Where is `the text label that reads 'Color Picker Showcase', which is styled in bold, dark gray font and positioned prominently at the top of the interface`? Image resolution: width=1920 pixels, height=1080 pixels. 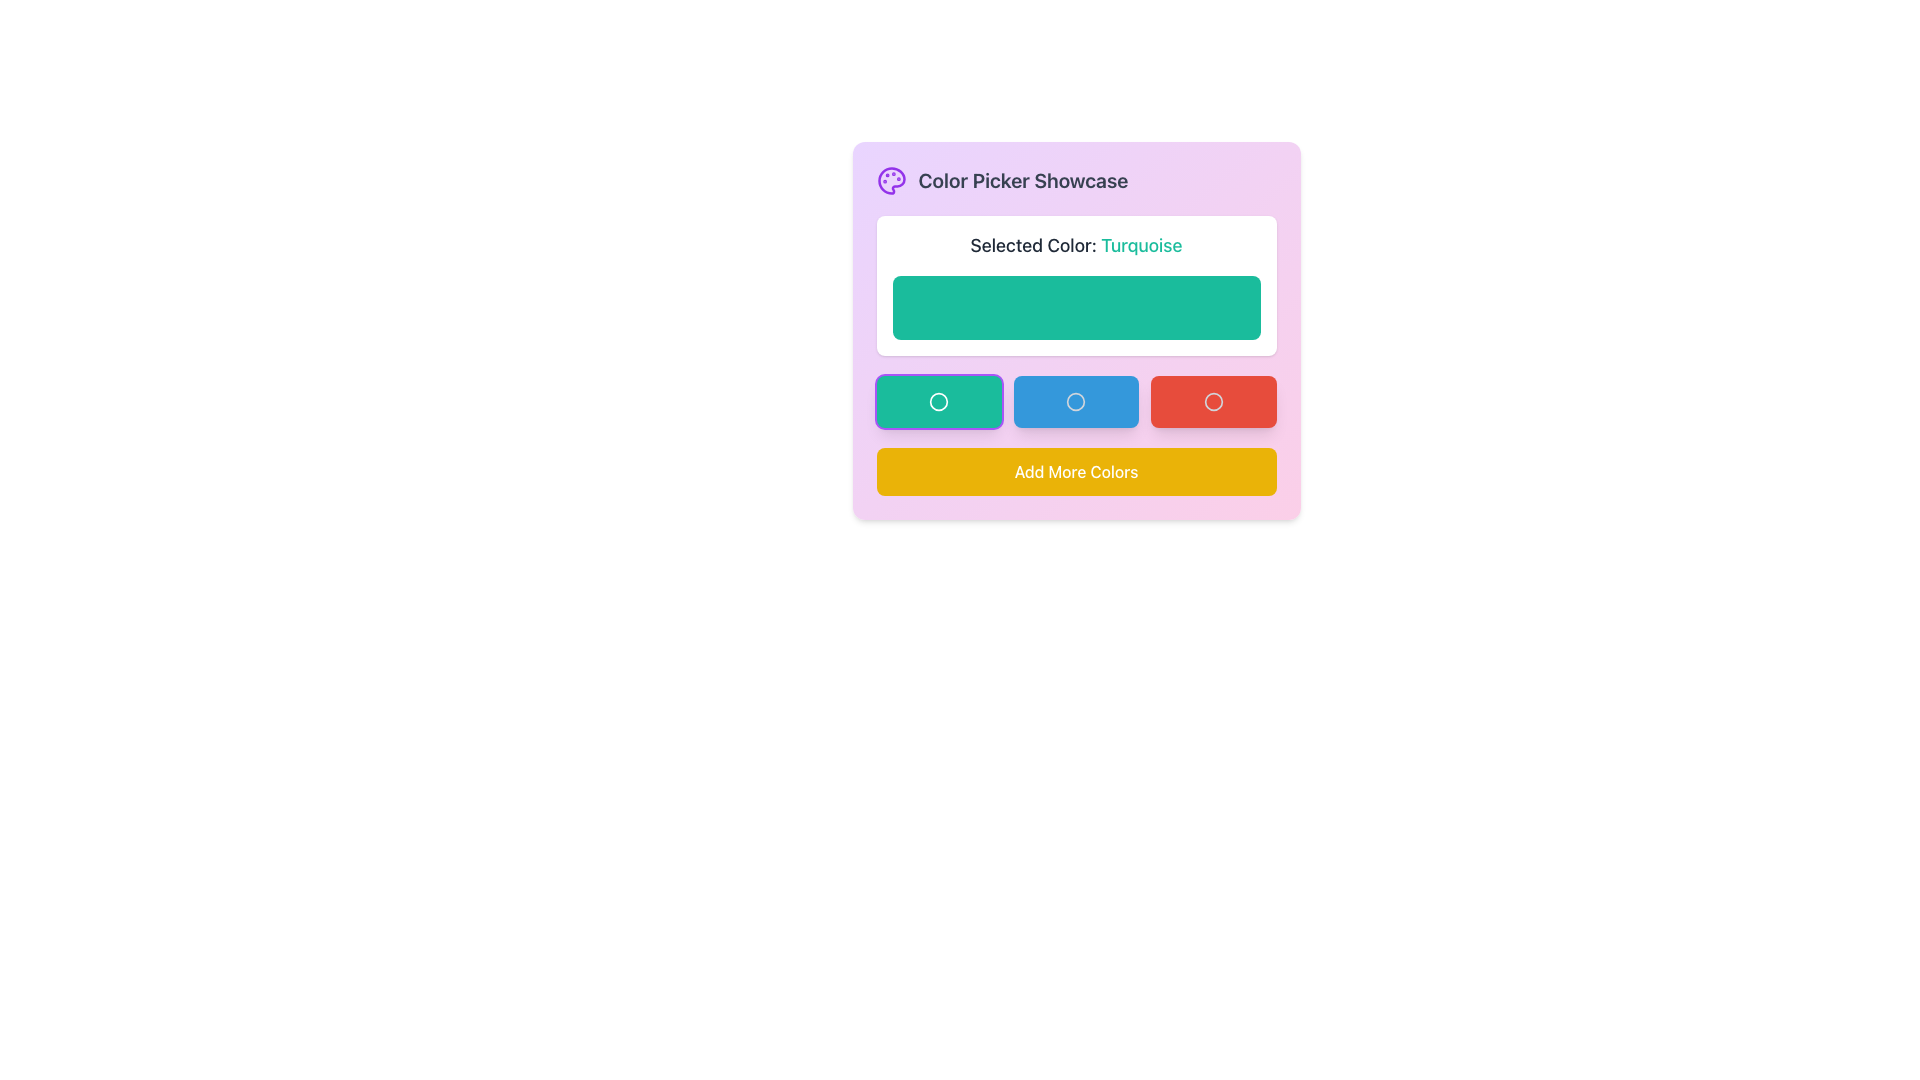
the text label that reads 'Color Picker Showcase', which is styled in bold, dark gray font and positioned prominently at the top of the interface is located at coordinates (1023, 181).